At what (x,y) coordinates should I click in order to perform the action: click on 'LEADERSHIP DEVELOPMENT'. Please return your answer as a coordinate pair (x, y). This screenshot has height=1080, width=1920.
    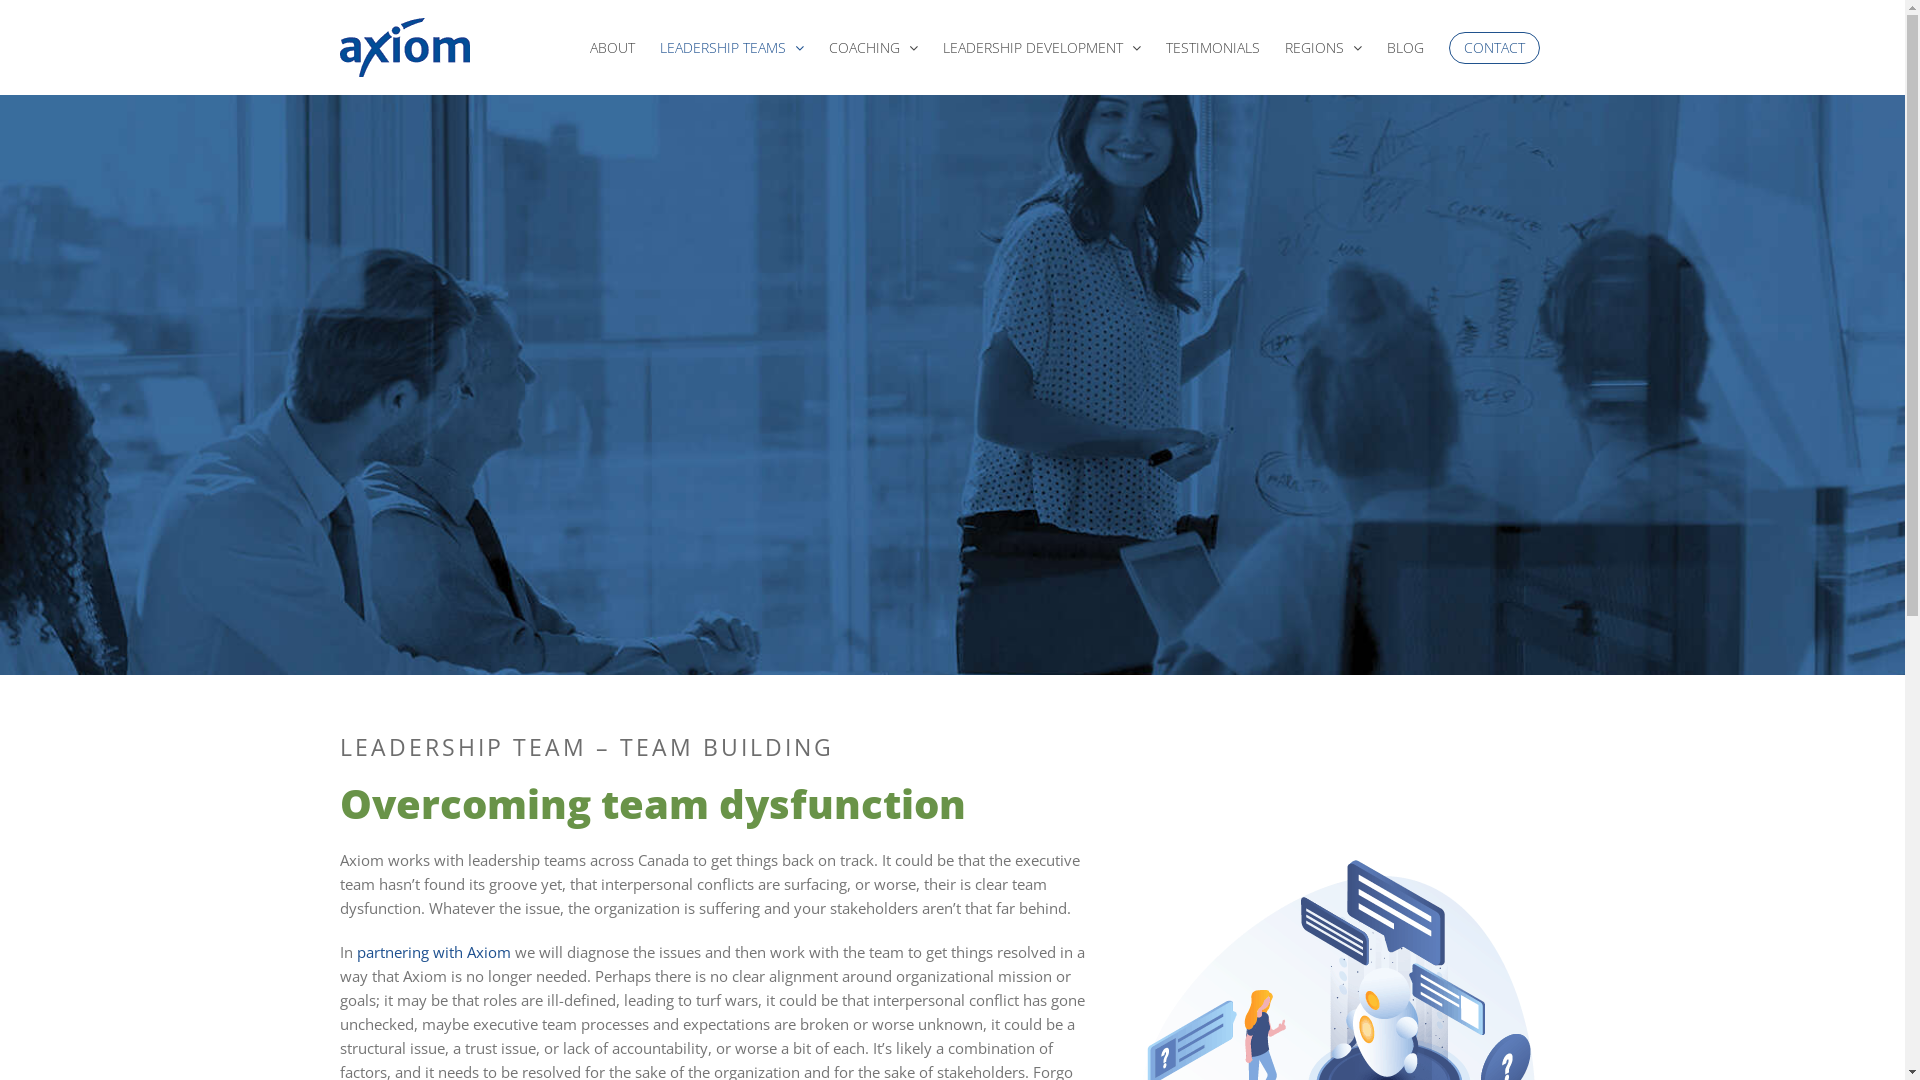
    Looking at the image, I should click on (1040, 46).